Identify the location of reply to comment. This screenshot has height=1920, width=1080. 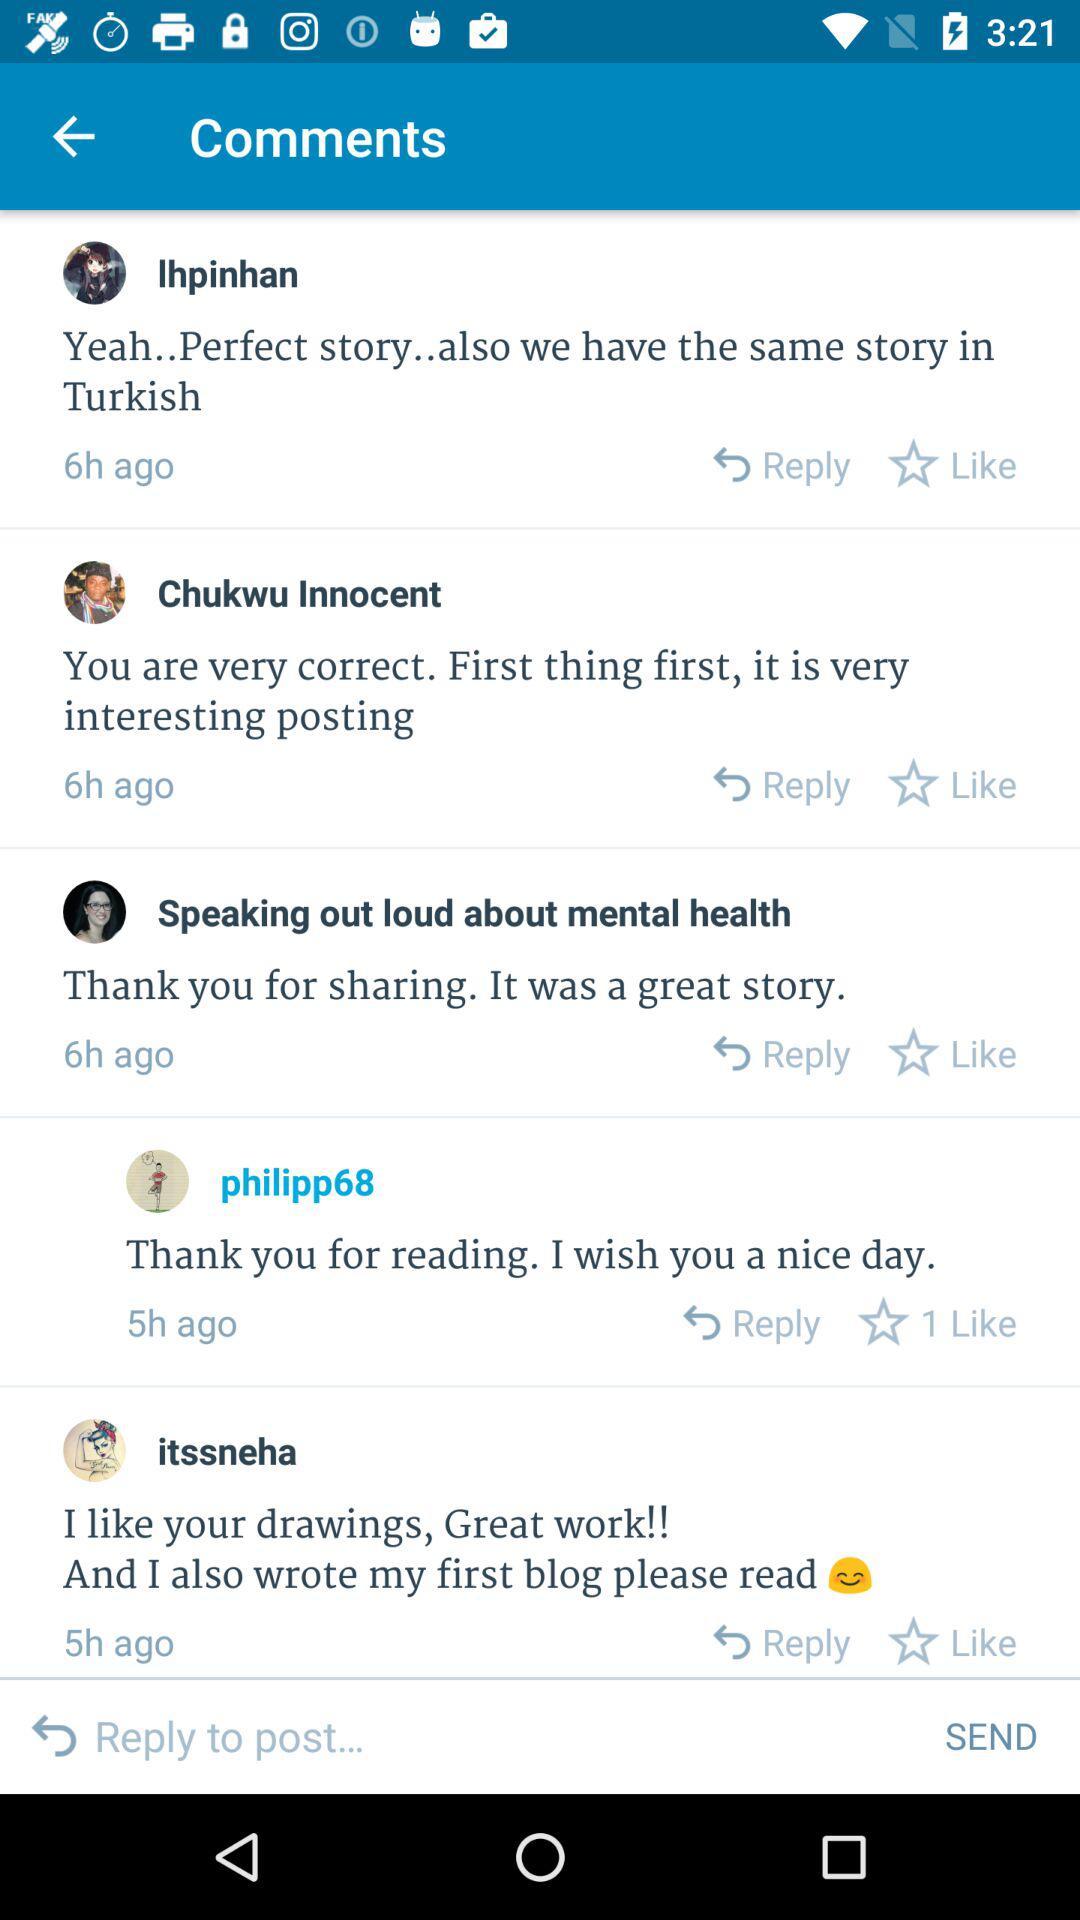
(699, 1322).